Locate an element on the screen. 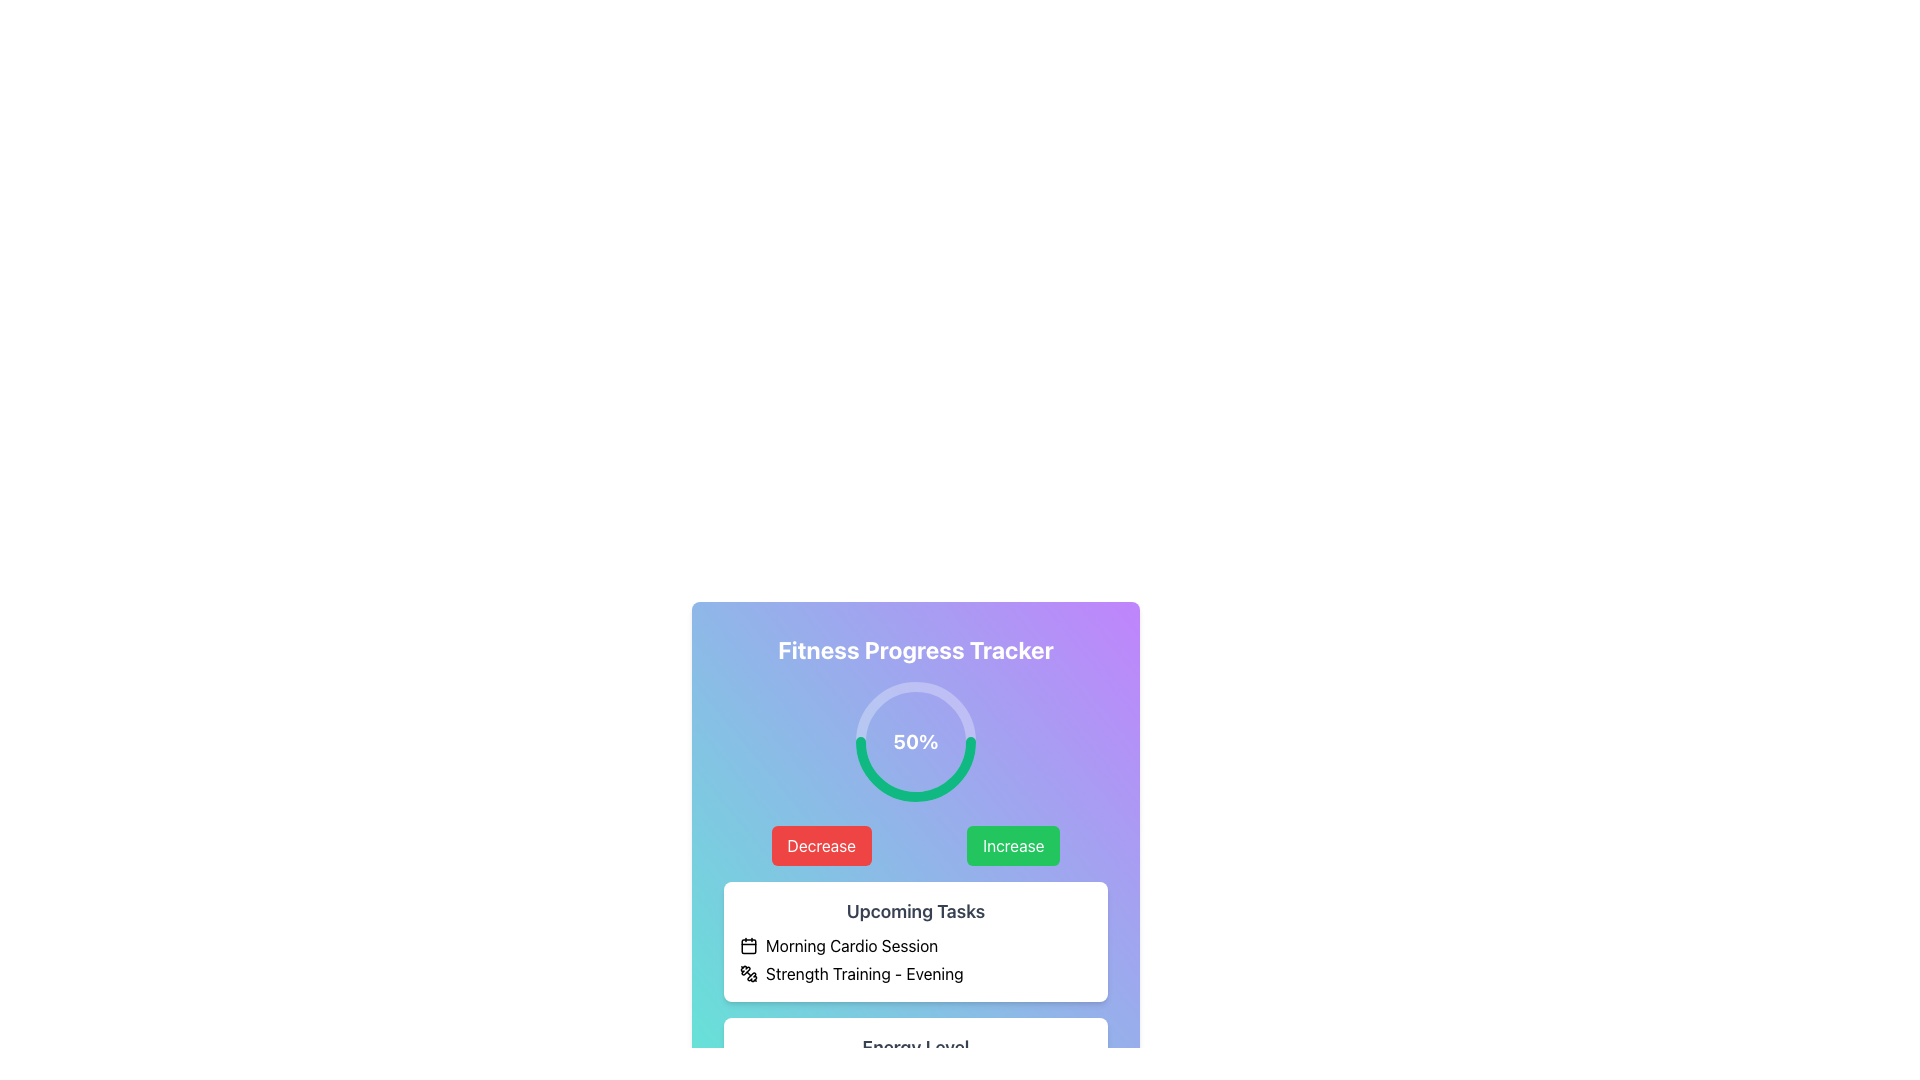 The height and width of the screenshot is (1080, 1920). the interactive button group labeled 'Decrease' (red) and 'Increase' (green) to trigger the hover effect is located at coordinates (915, 845).